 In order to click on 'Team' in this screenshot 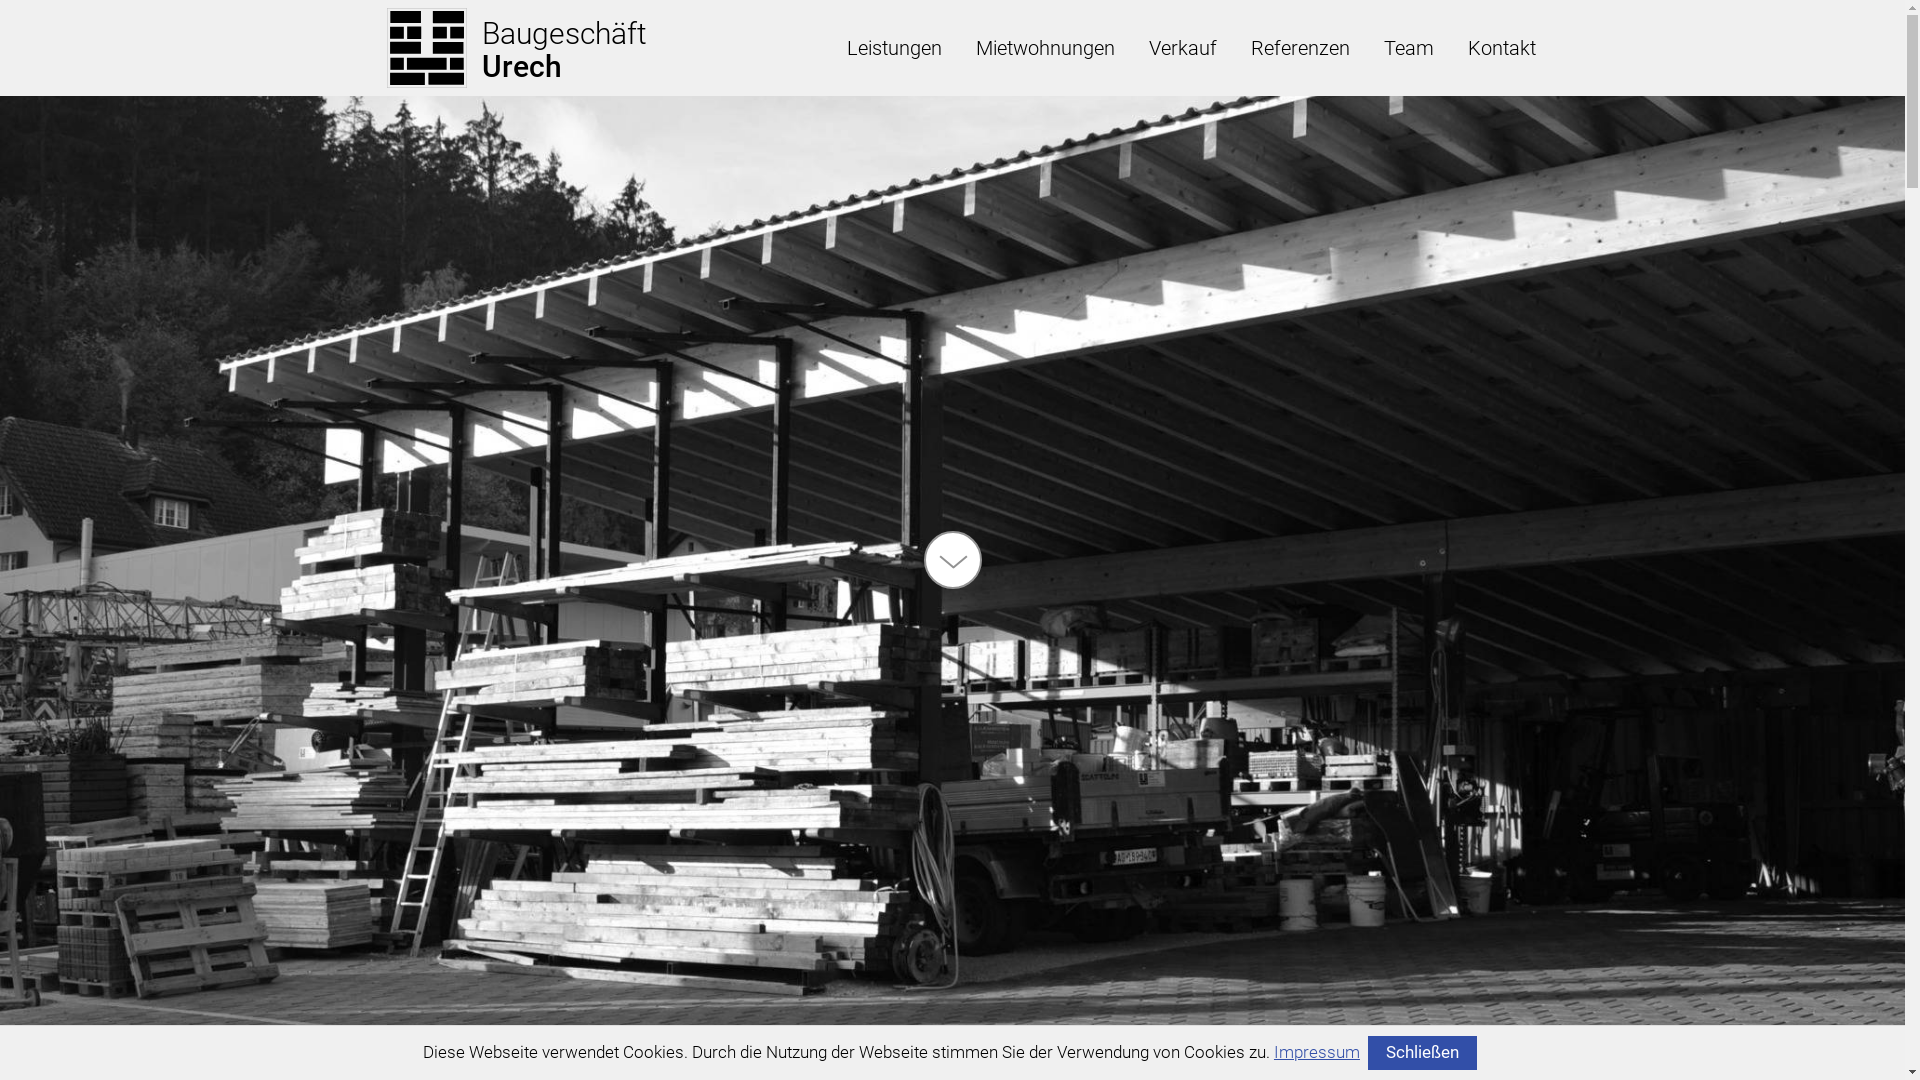, I will do `click(1406, 46)`.